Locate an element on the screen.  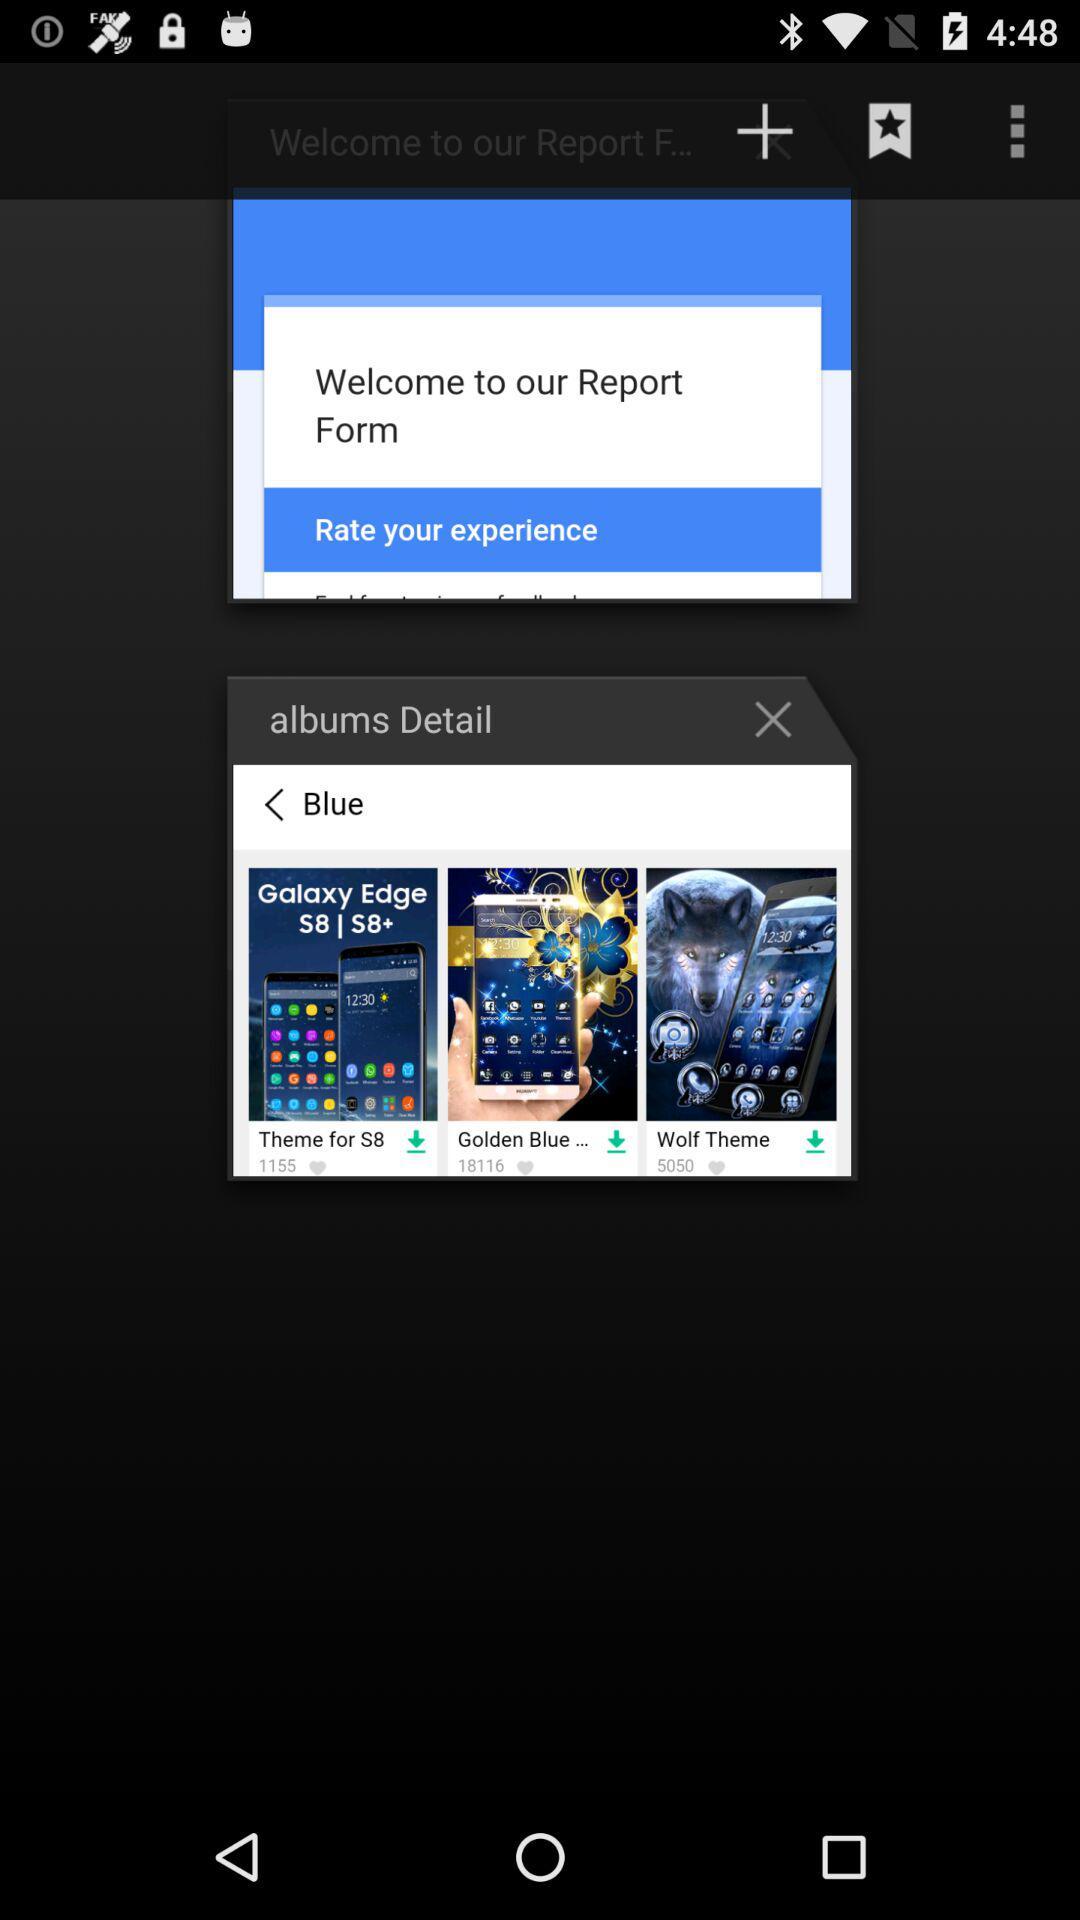
the close icon is located at coordinates (782, 767).